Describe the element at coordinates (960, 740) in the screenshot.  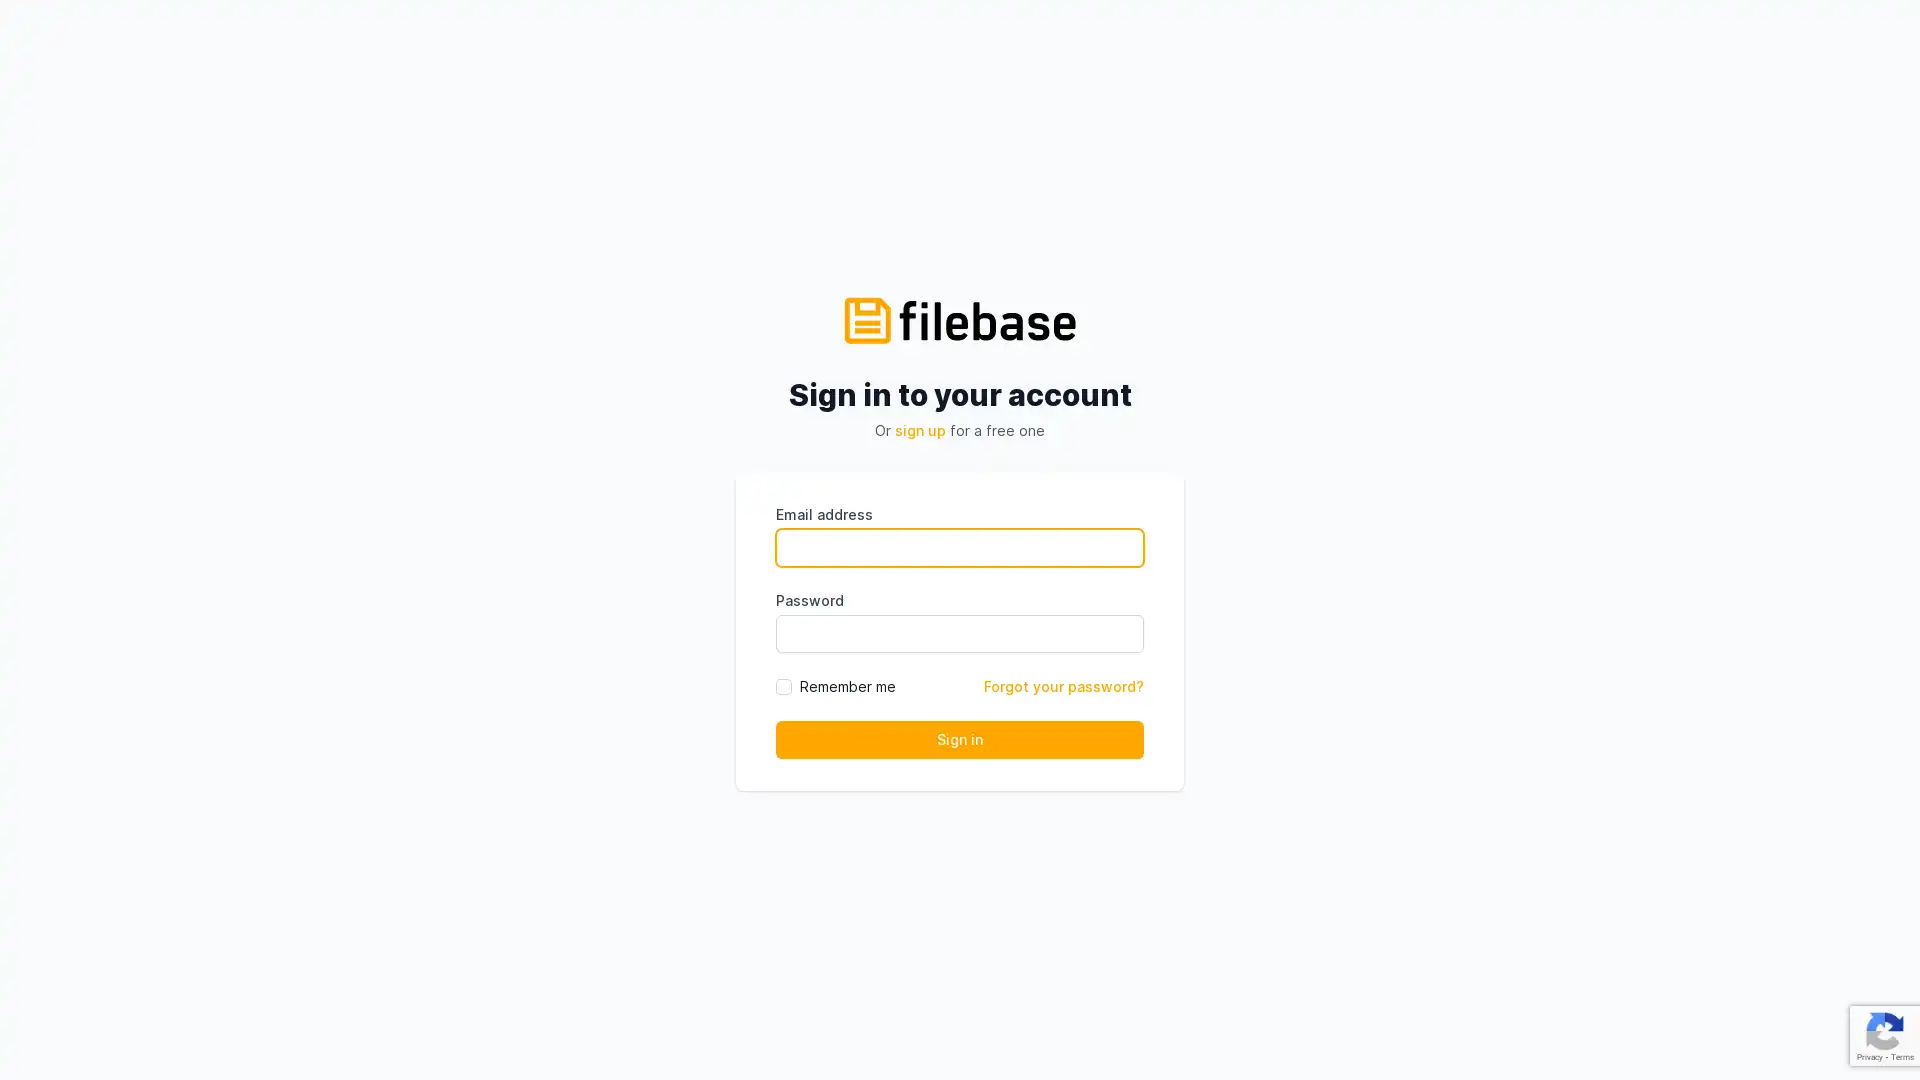
I see `Sign in` at that location.